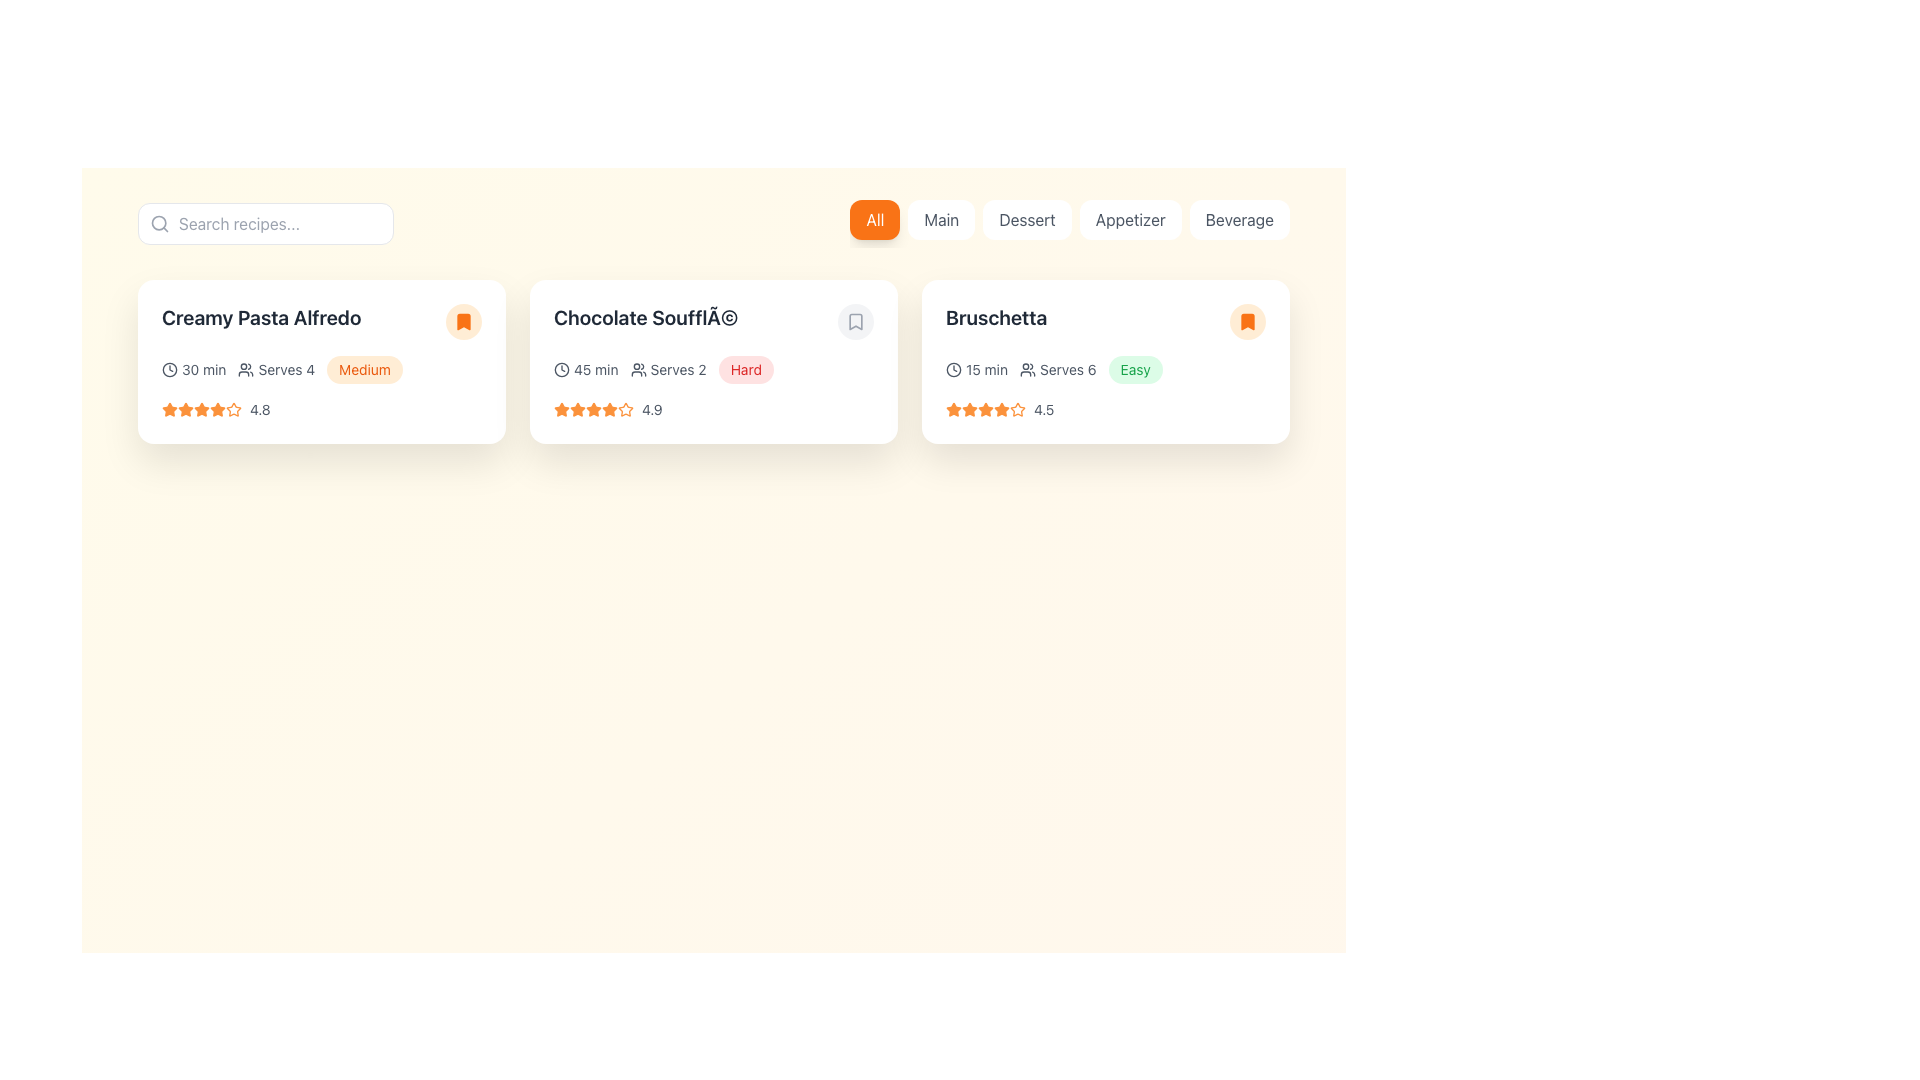 The height and width of the screenshot is (1080, 1920). Describe the element at coordinates (275, 370) in the screenshot. I see `number of servings displayed in the text element located below the 'Creamy Pasta Alfredo' heading, centered between the '30 min' field and 'medium' label` at that location.